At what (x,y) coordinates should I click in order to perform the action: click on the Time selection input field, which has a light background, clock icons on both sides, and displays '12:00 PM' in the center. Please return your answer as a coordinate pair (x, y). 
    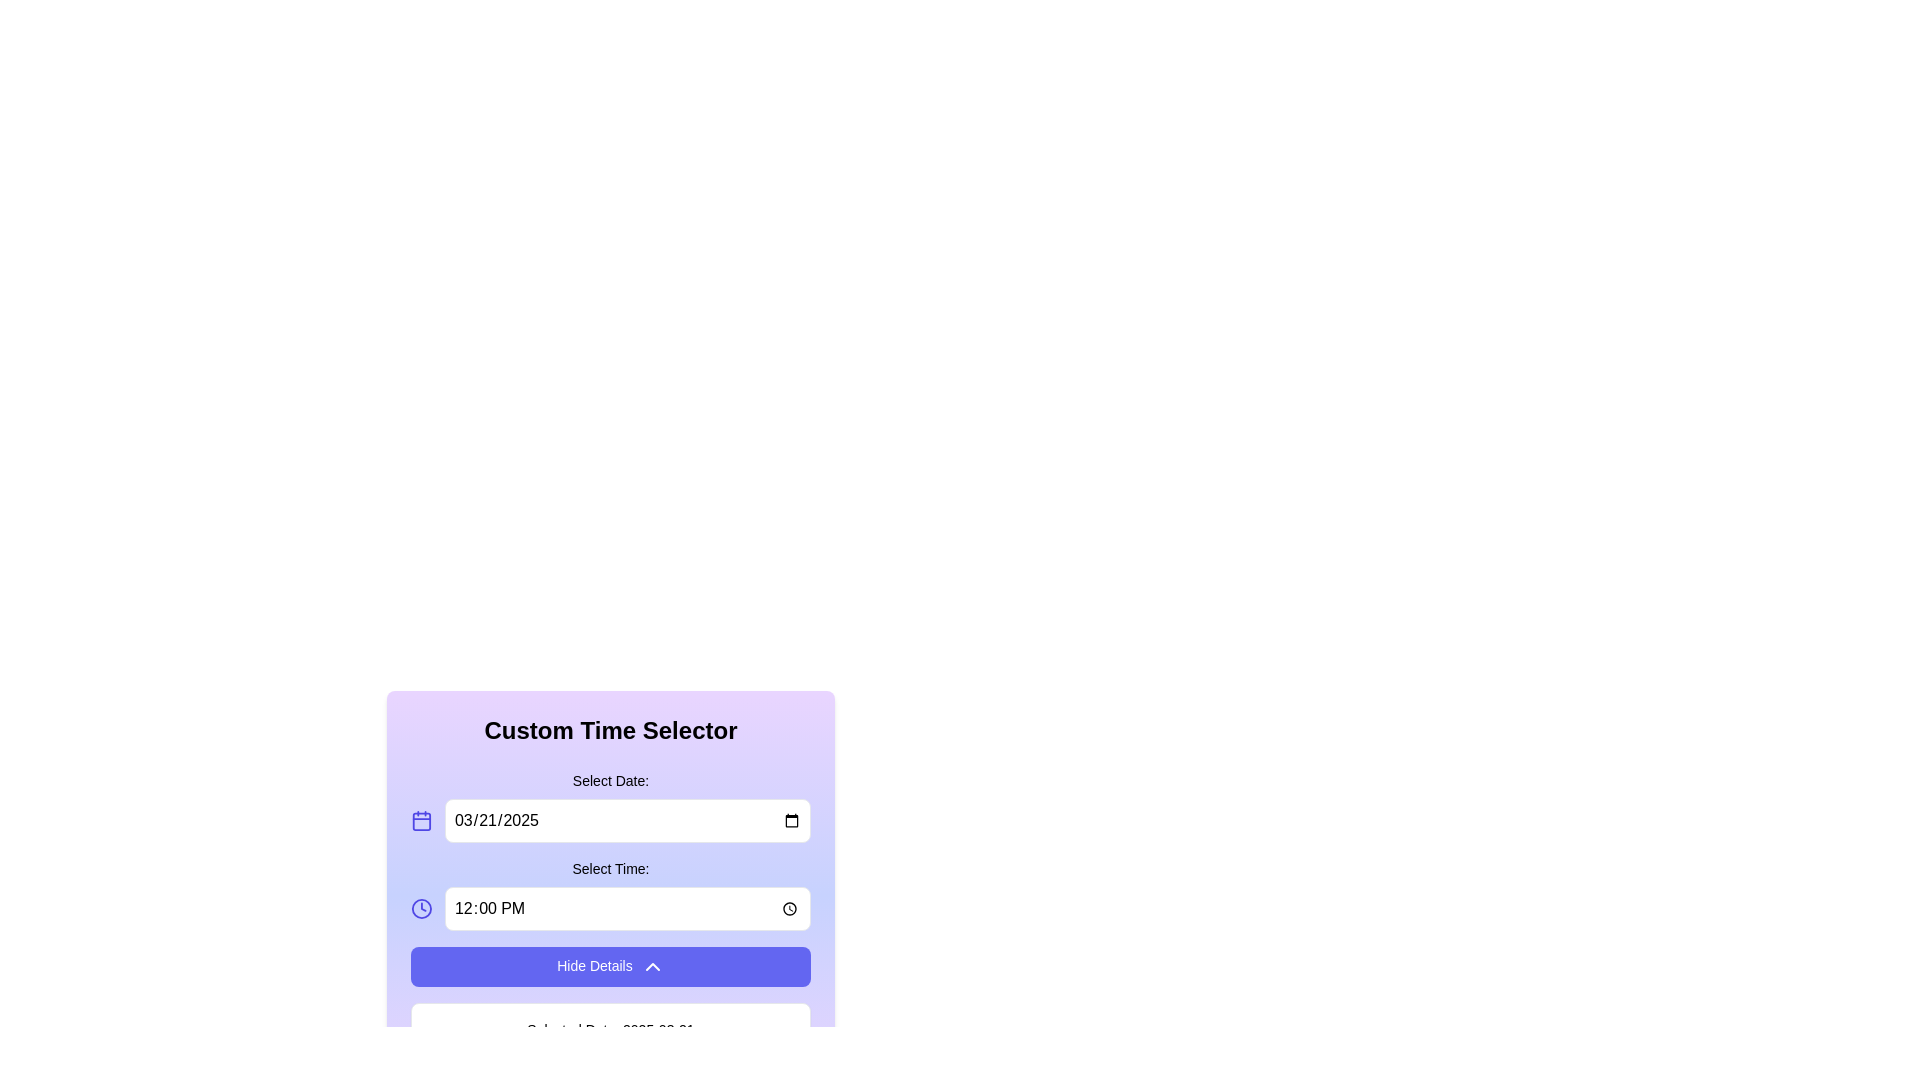
    Looking at the image, I should click on (609, 909).